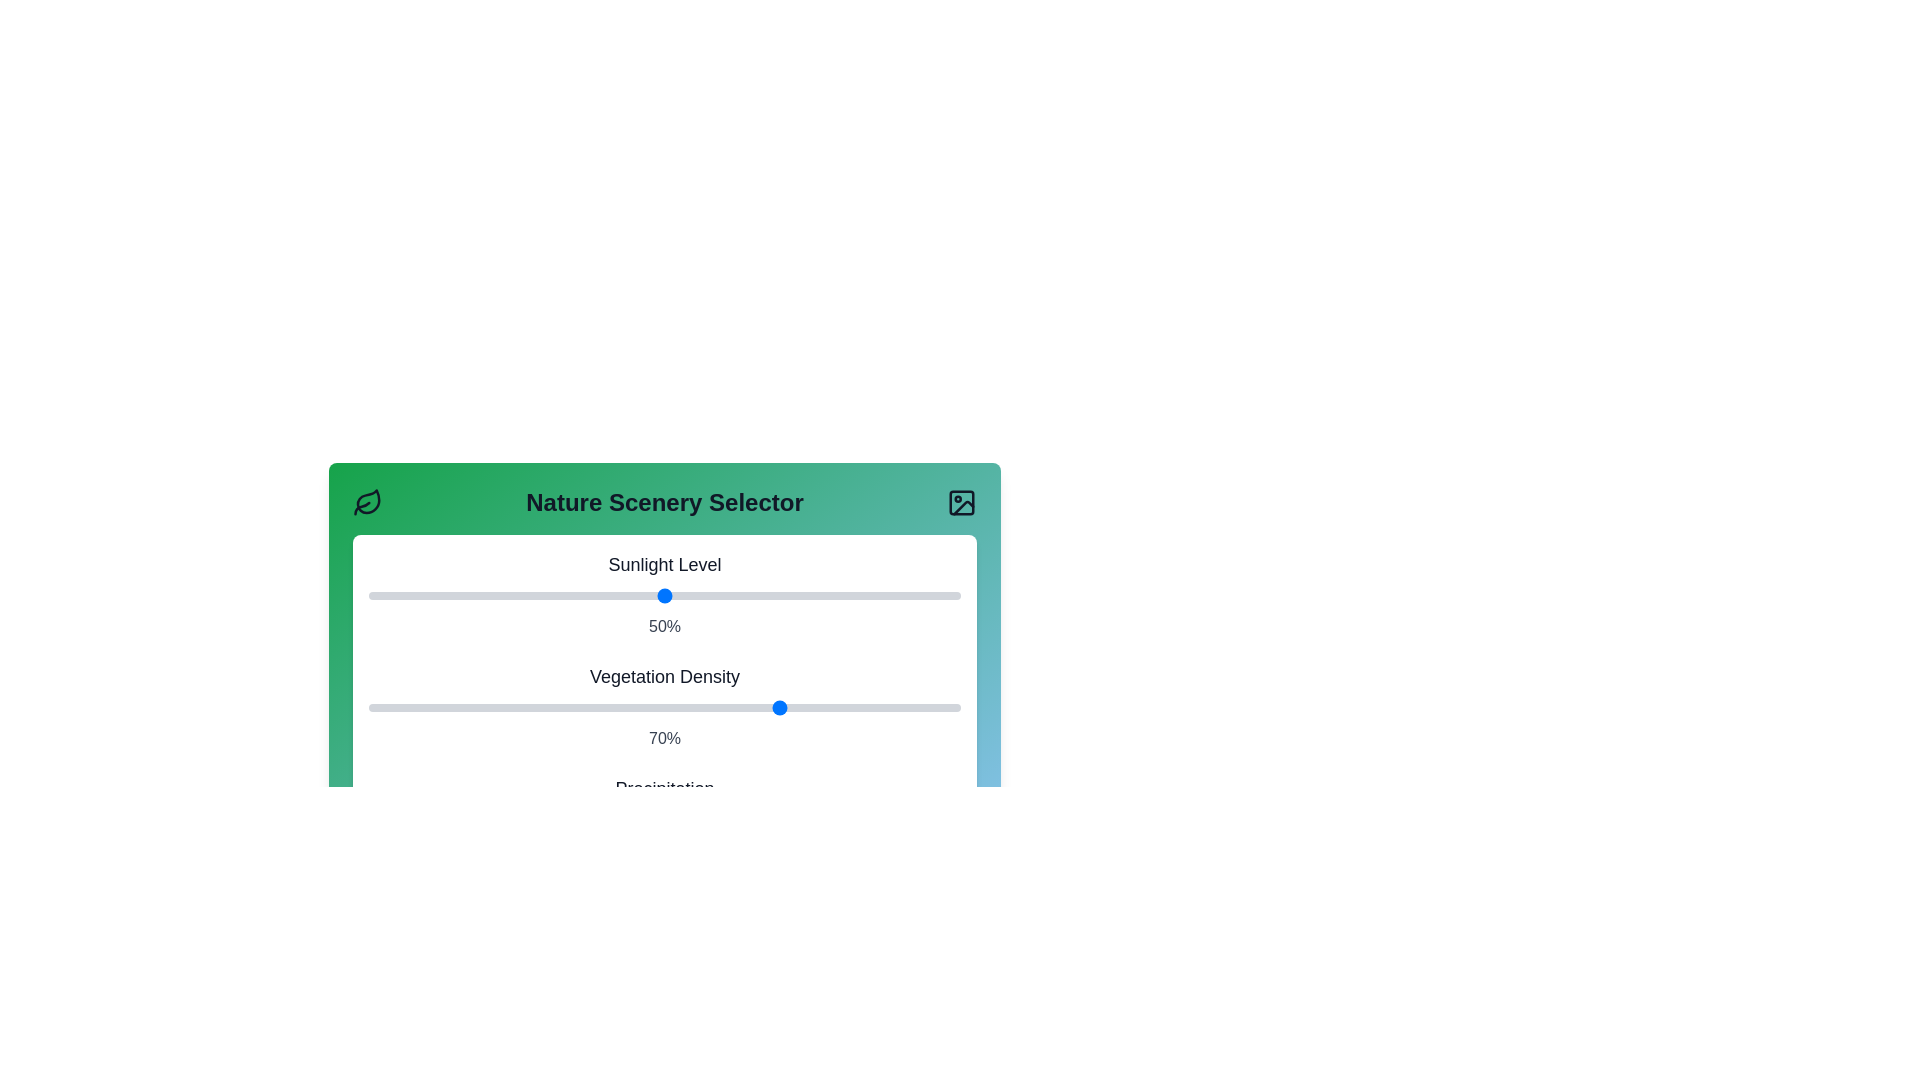  I want to click on the precipitation slider to set its value to 48, so click(653, 820).